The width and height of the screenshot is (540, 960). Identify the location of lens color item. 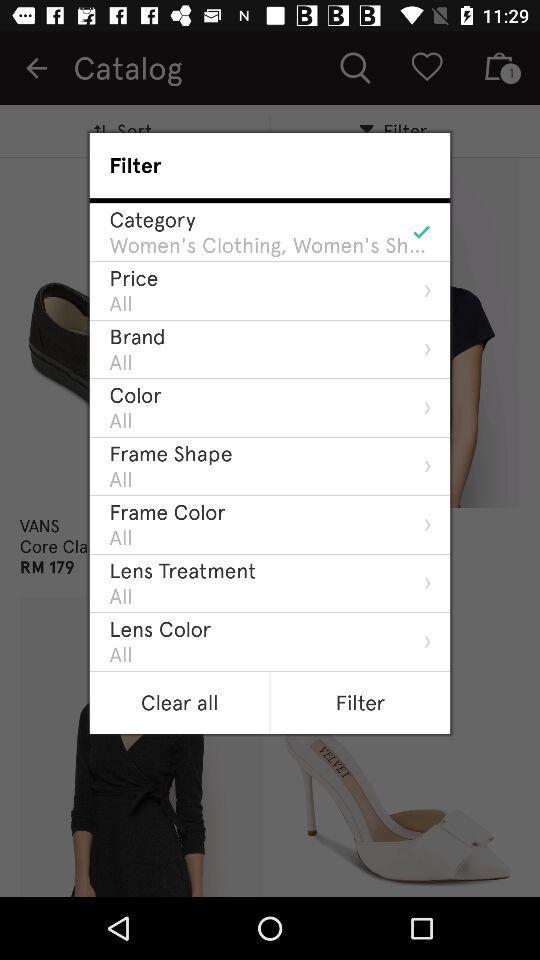
(159, 628).